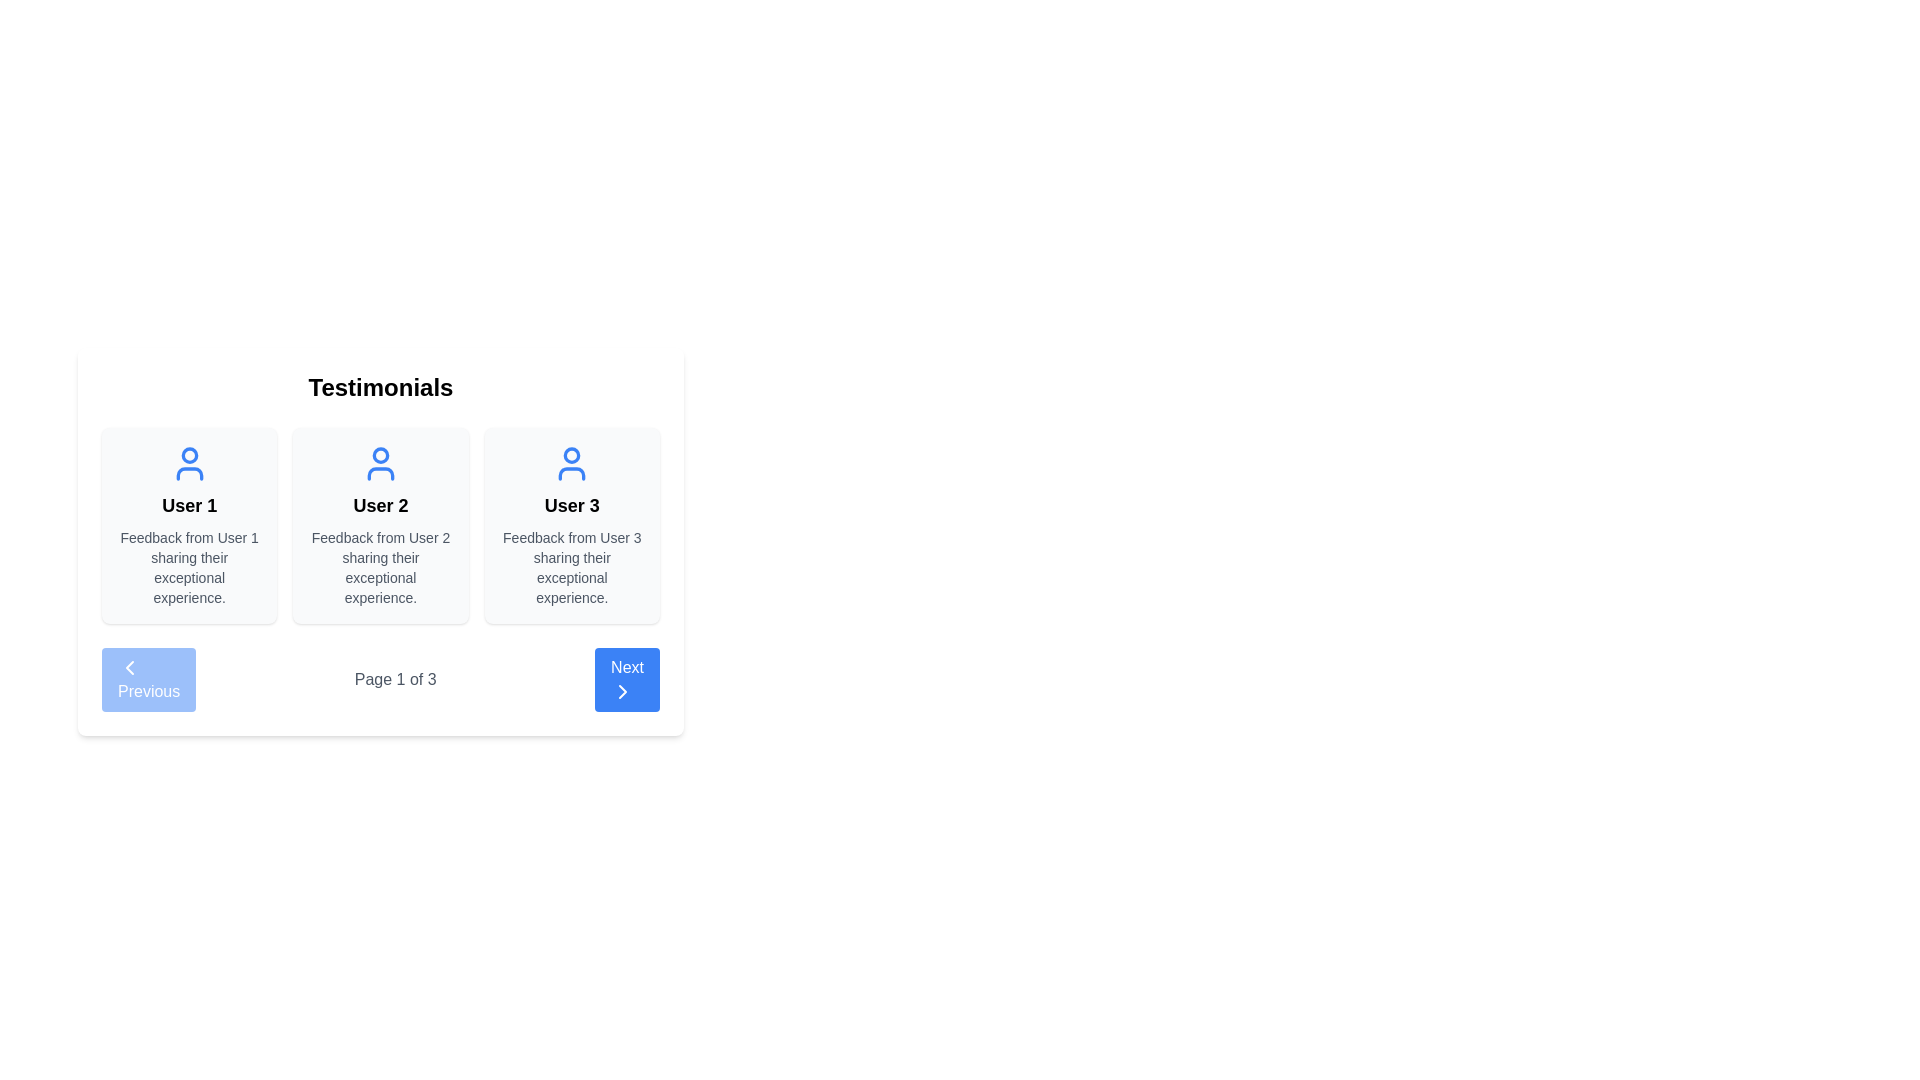  What do you see at coordinates (189, 524) in the screenshot?
I see `the Information card displaying feedback from User 1, which is the first card in a horizontal set of three cards` at bounding box center [189, 524].